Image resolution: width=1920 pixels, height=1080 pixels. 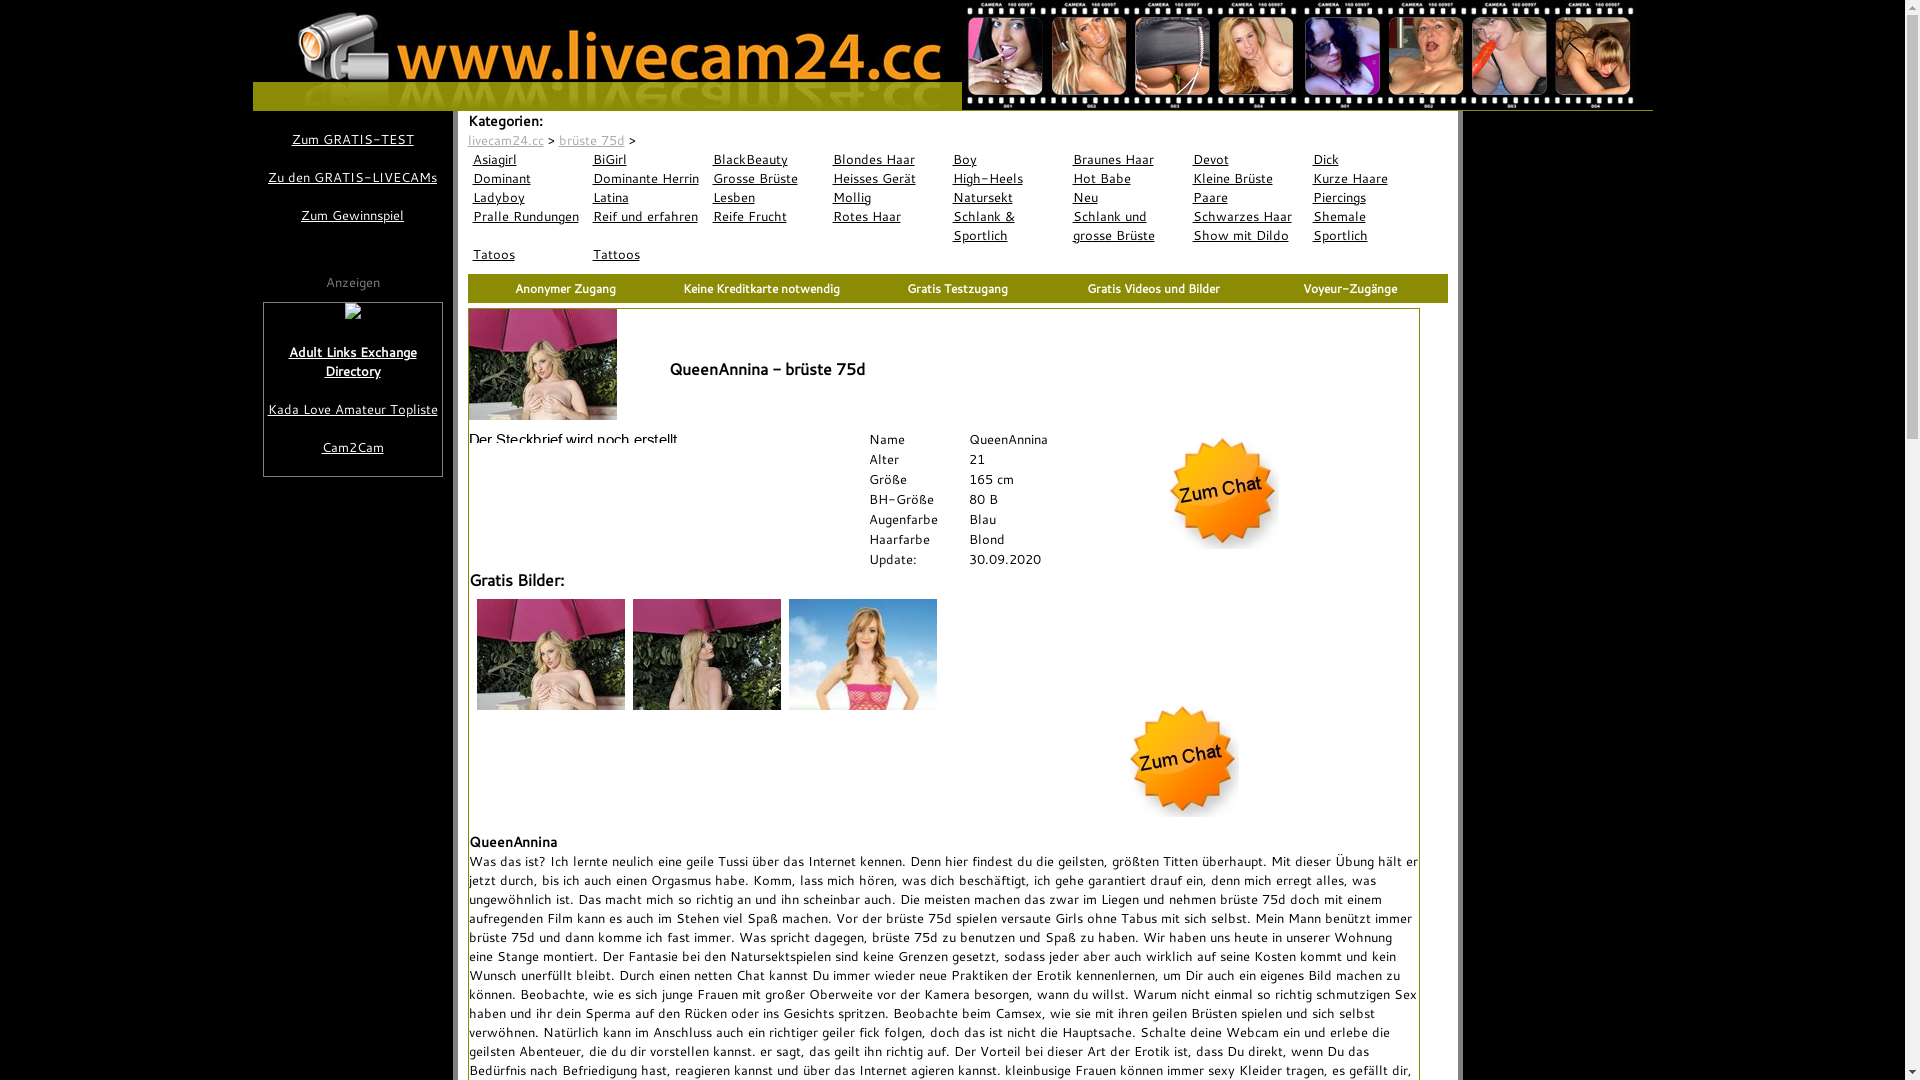 What do you see at coordinates (887, 197) in the screenshot?
I see `'Mollig'` at bounding box center [887, 197].